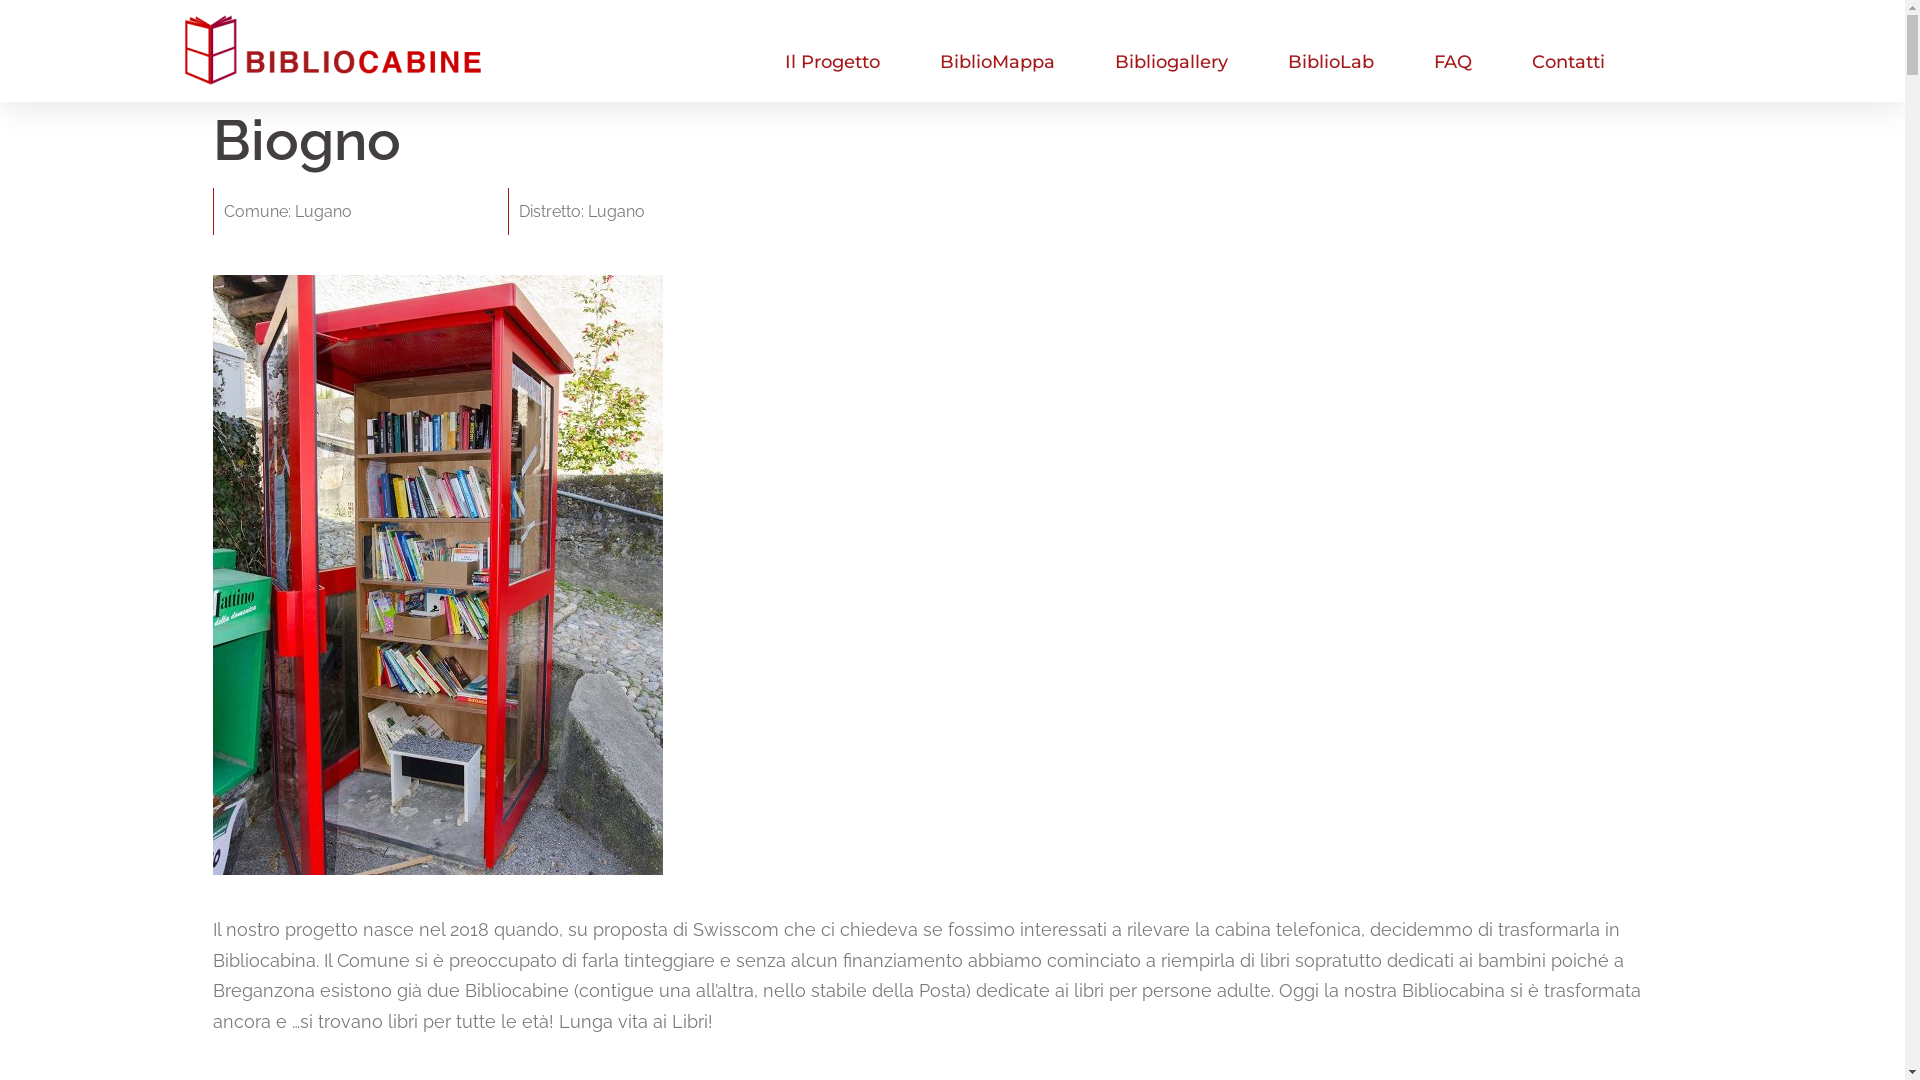 The height and width of the screenshot is (1080, 1920). Describe the element at coordinates (1171, 60) in the screenshot. I see `'Bibliogallery'` at that location.